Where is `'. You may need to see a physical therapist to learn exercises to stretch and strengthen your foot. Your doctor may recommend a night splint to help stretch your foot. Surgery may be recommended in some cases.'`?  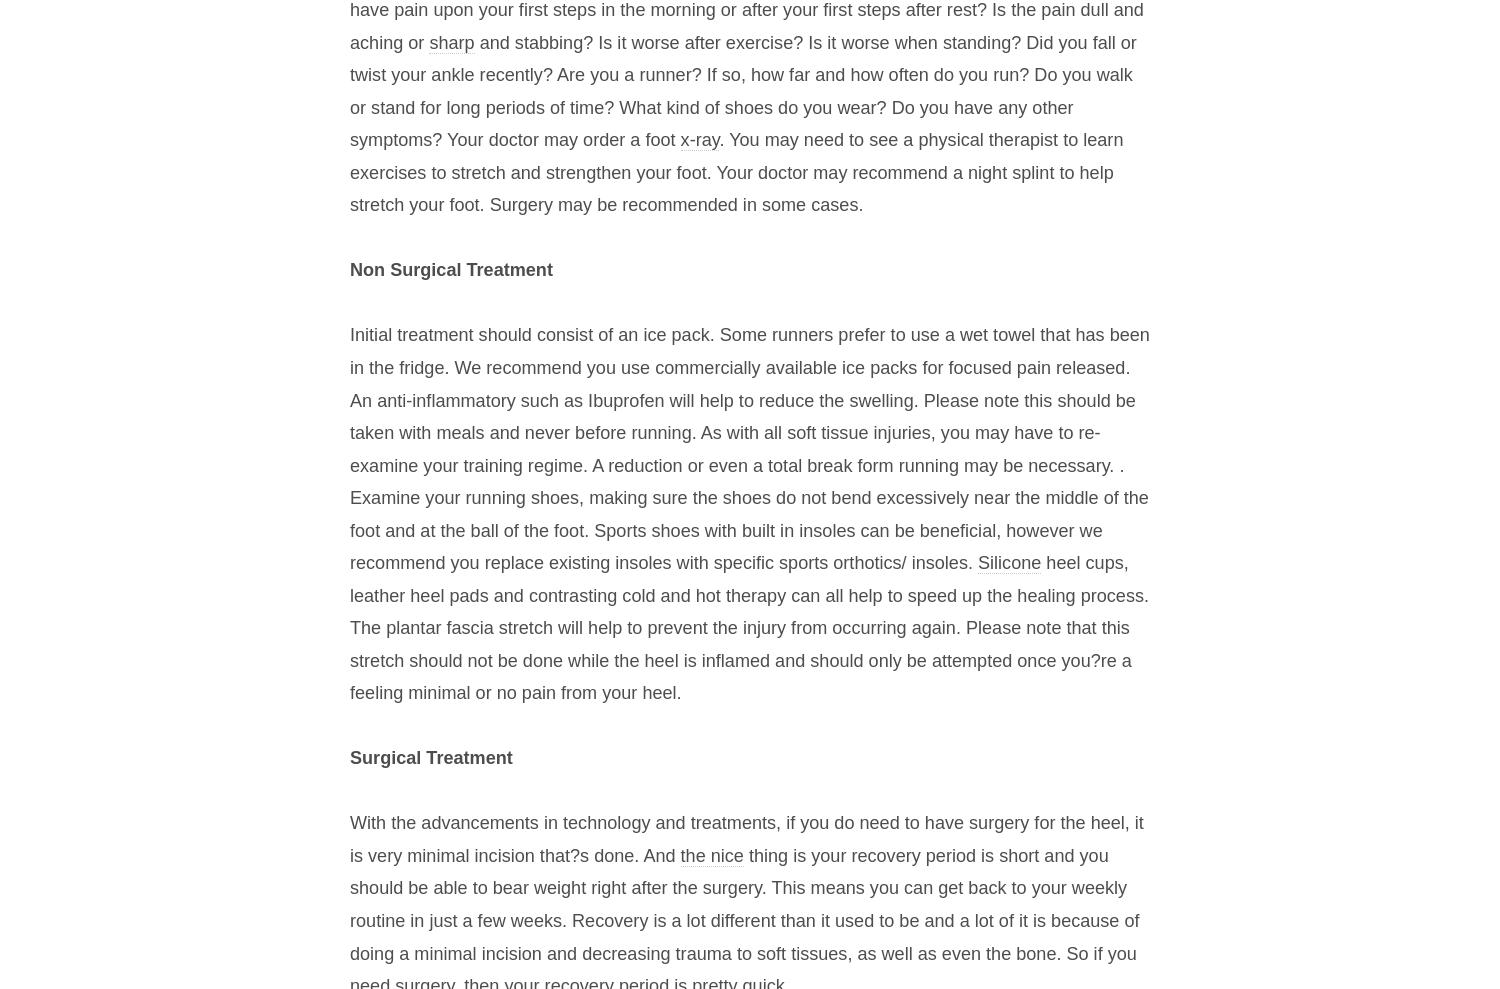 '. You may need to see a physical therapist to learn exercises to stretch and strengthen your foot. Your doctor may recommend a night splint to help stretch your foot. Surgery may be recommended in some cases.' is located at coordinates (735, 172).